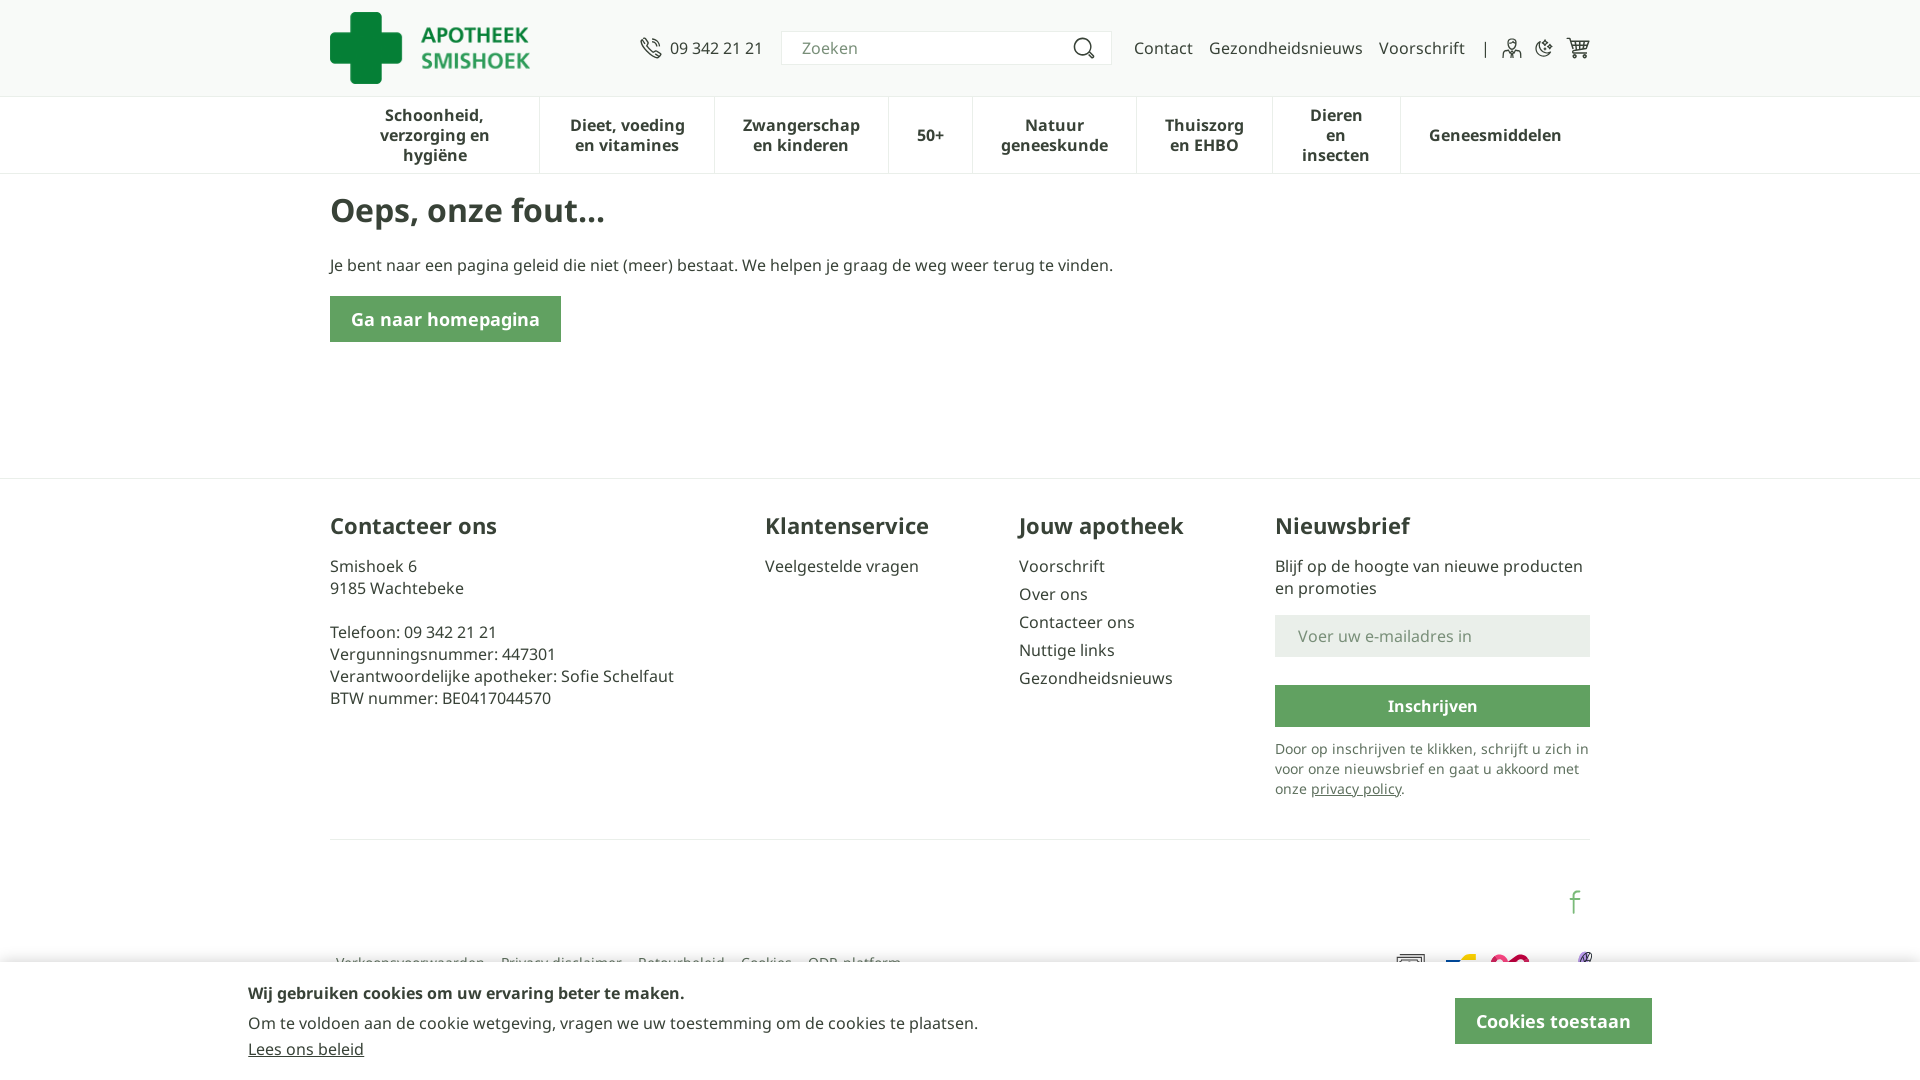  What do you see at coordinates (336, 962) in the screenshot?
I see `'Verkoopsvoorwaarden'` at bounding box center [336, 962].